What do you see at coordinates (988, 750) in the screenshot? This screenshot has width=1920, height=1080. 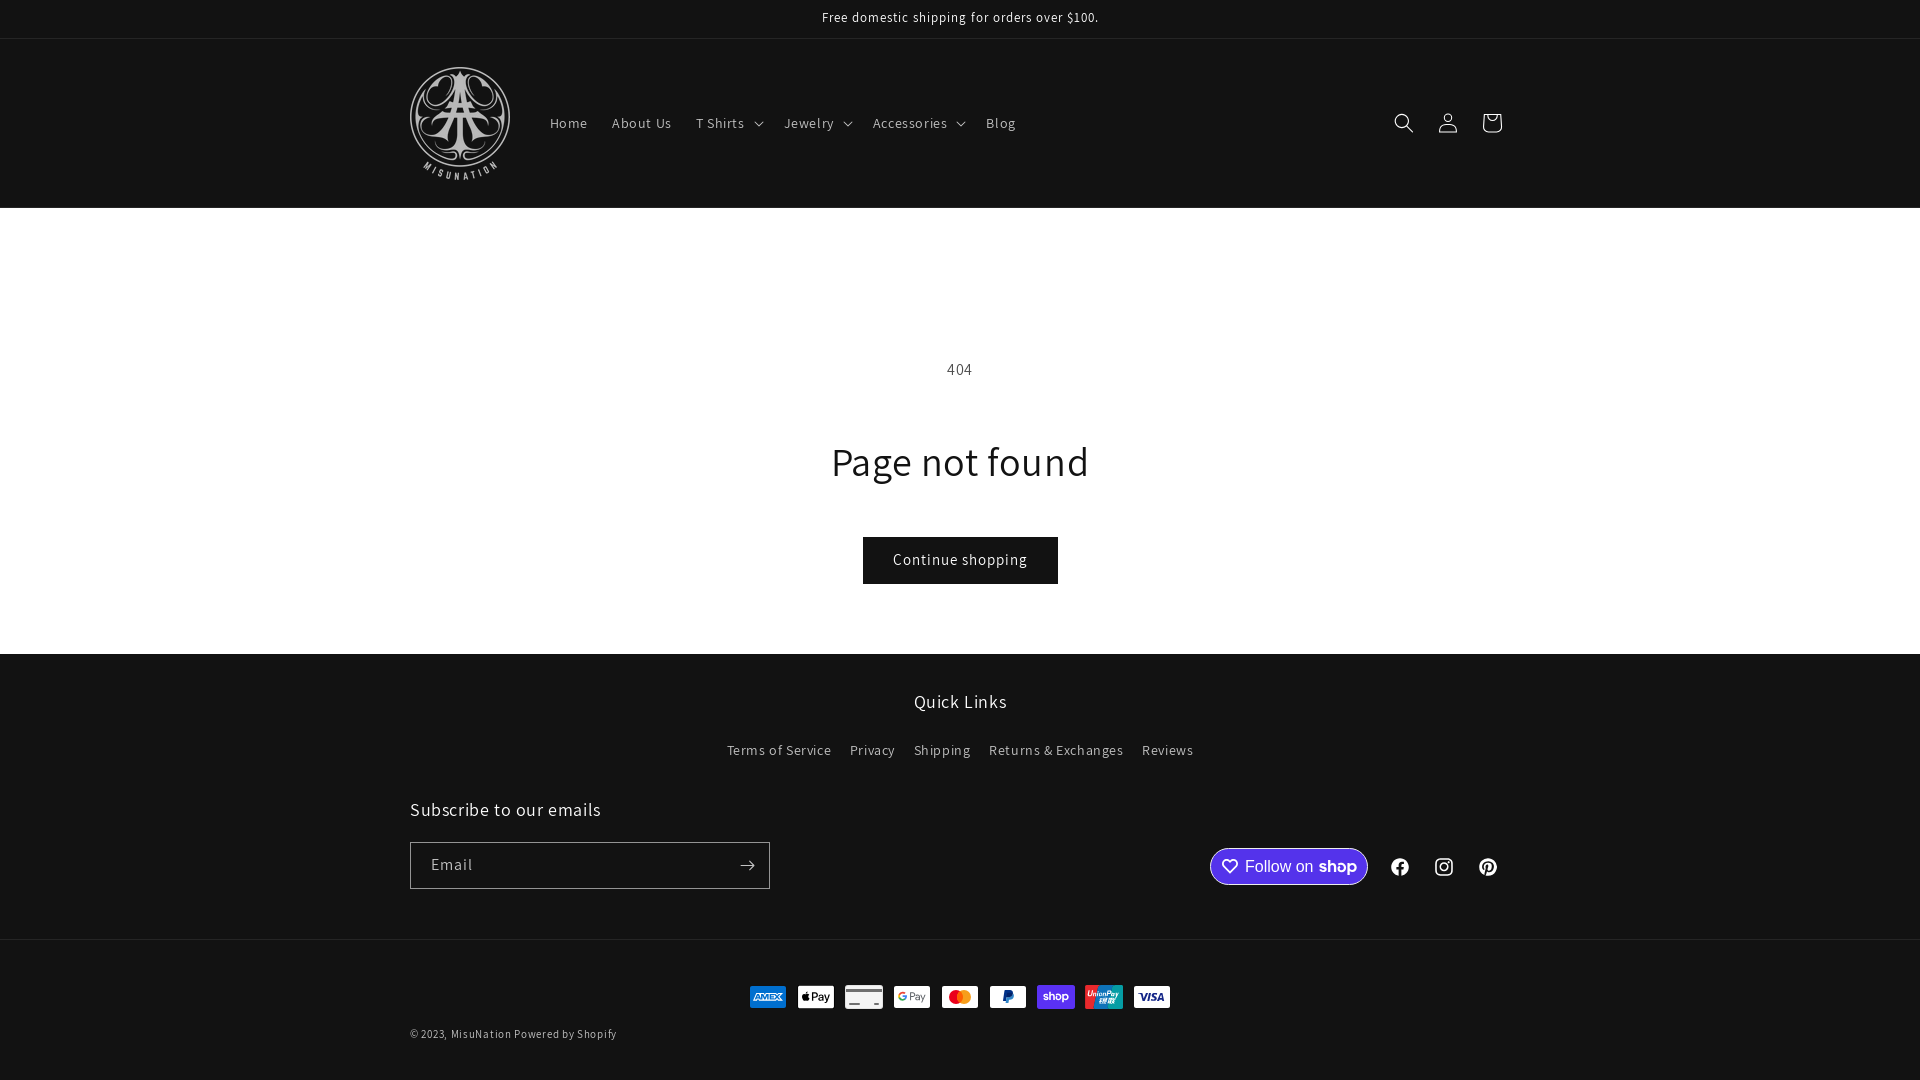 I see `'Returns & Exchanges'` at bounding box center [988, 750].